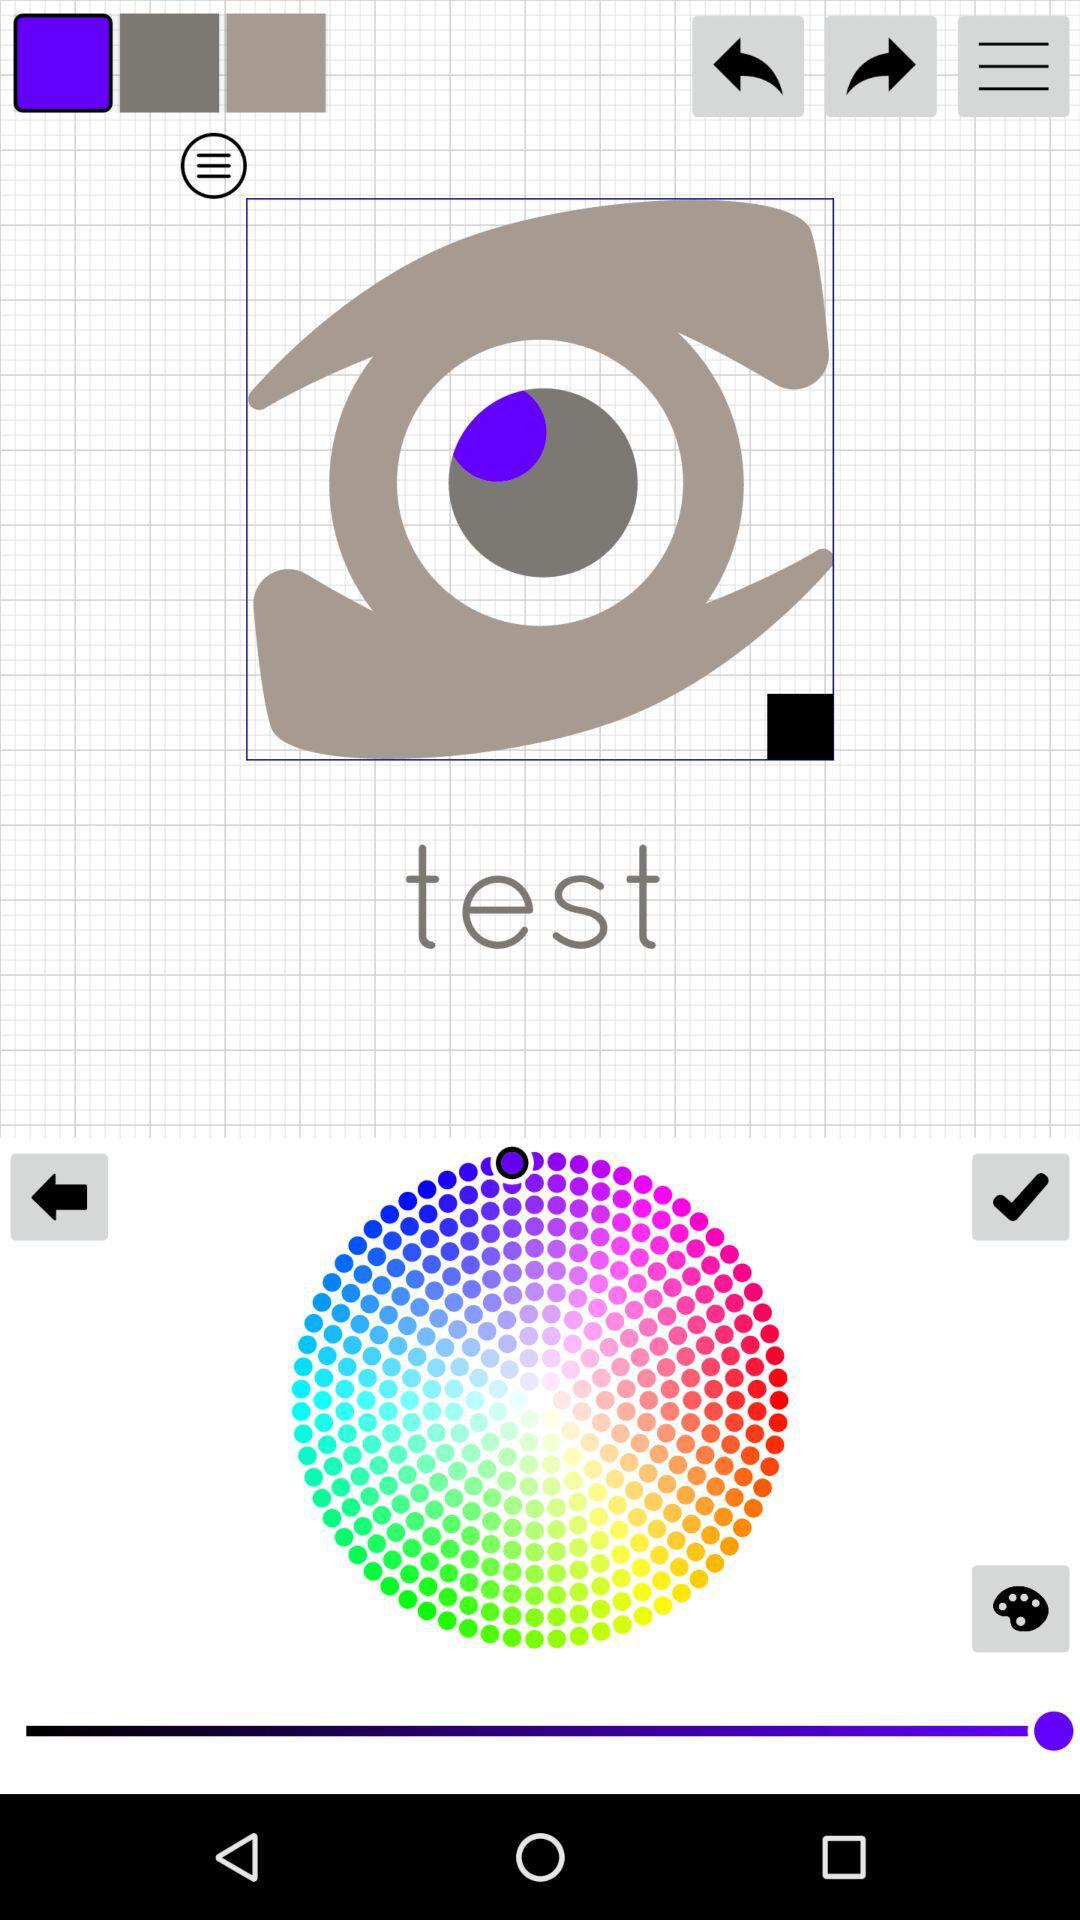 The width and height of the screenshot is (1080, 1920). What do you see at coordinates (1013, 66) in the screenshot?
I see `the menu icon` at bounding box center [1013, 66].